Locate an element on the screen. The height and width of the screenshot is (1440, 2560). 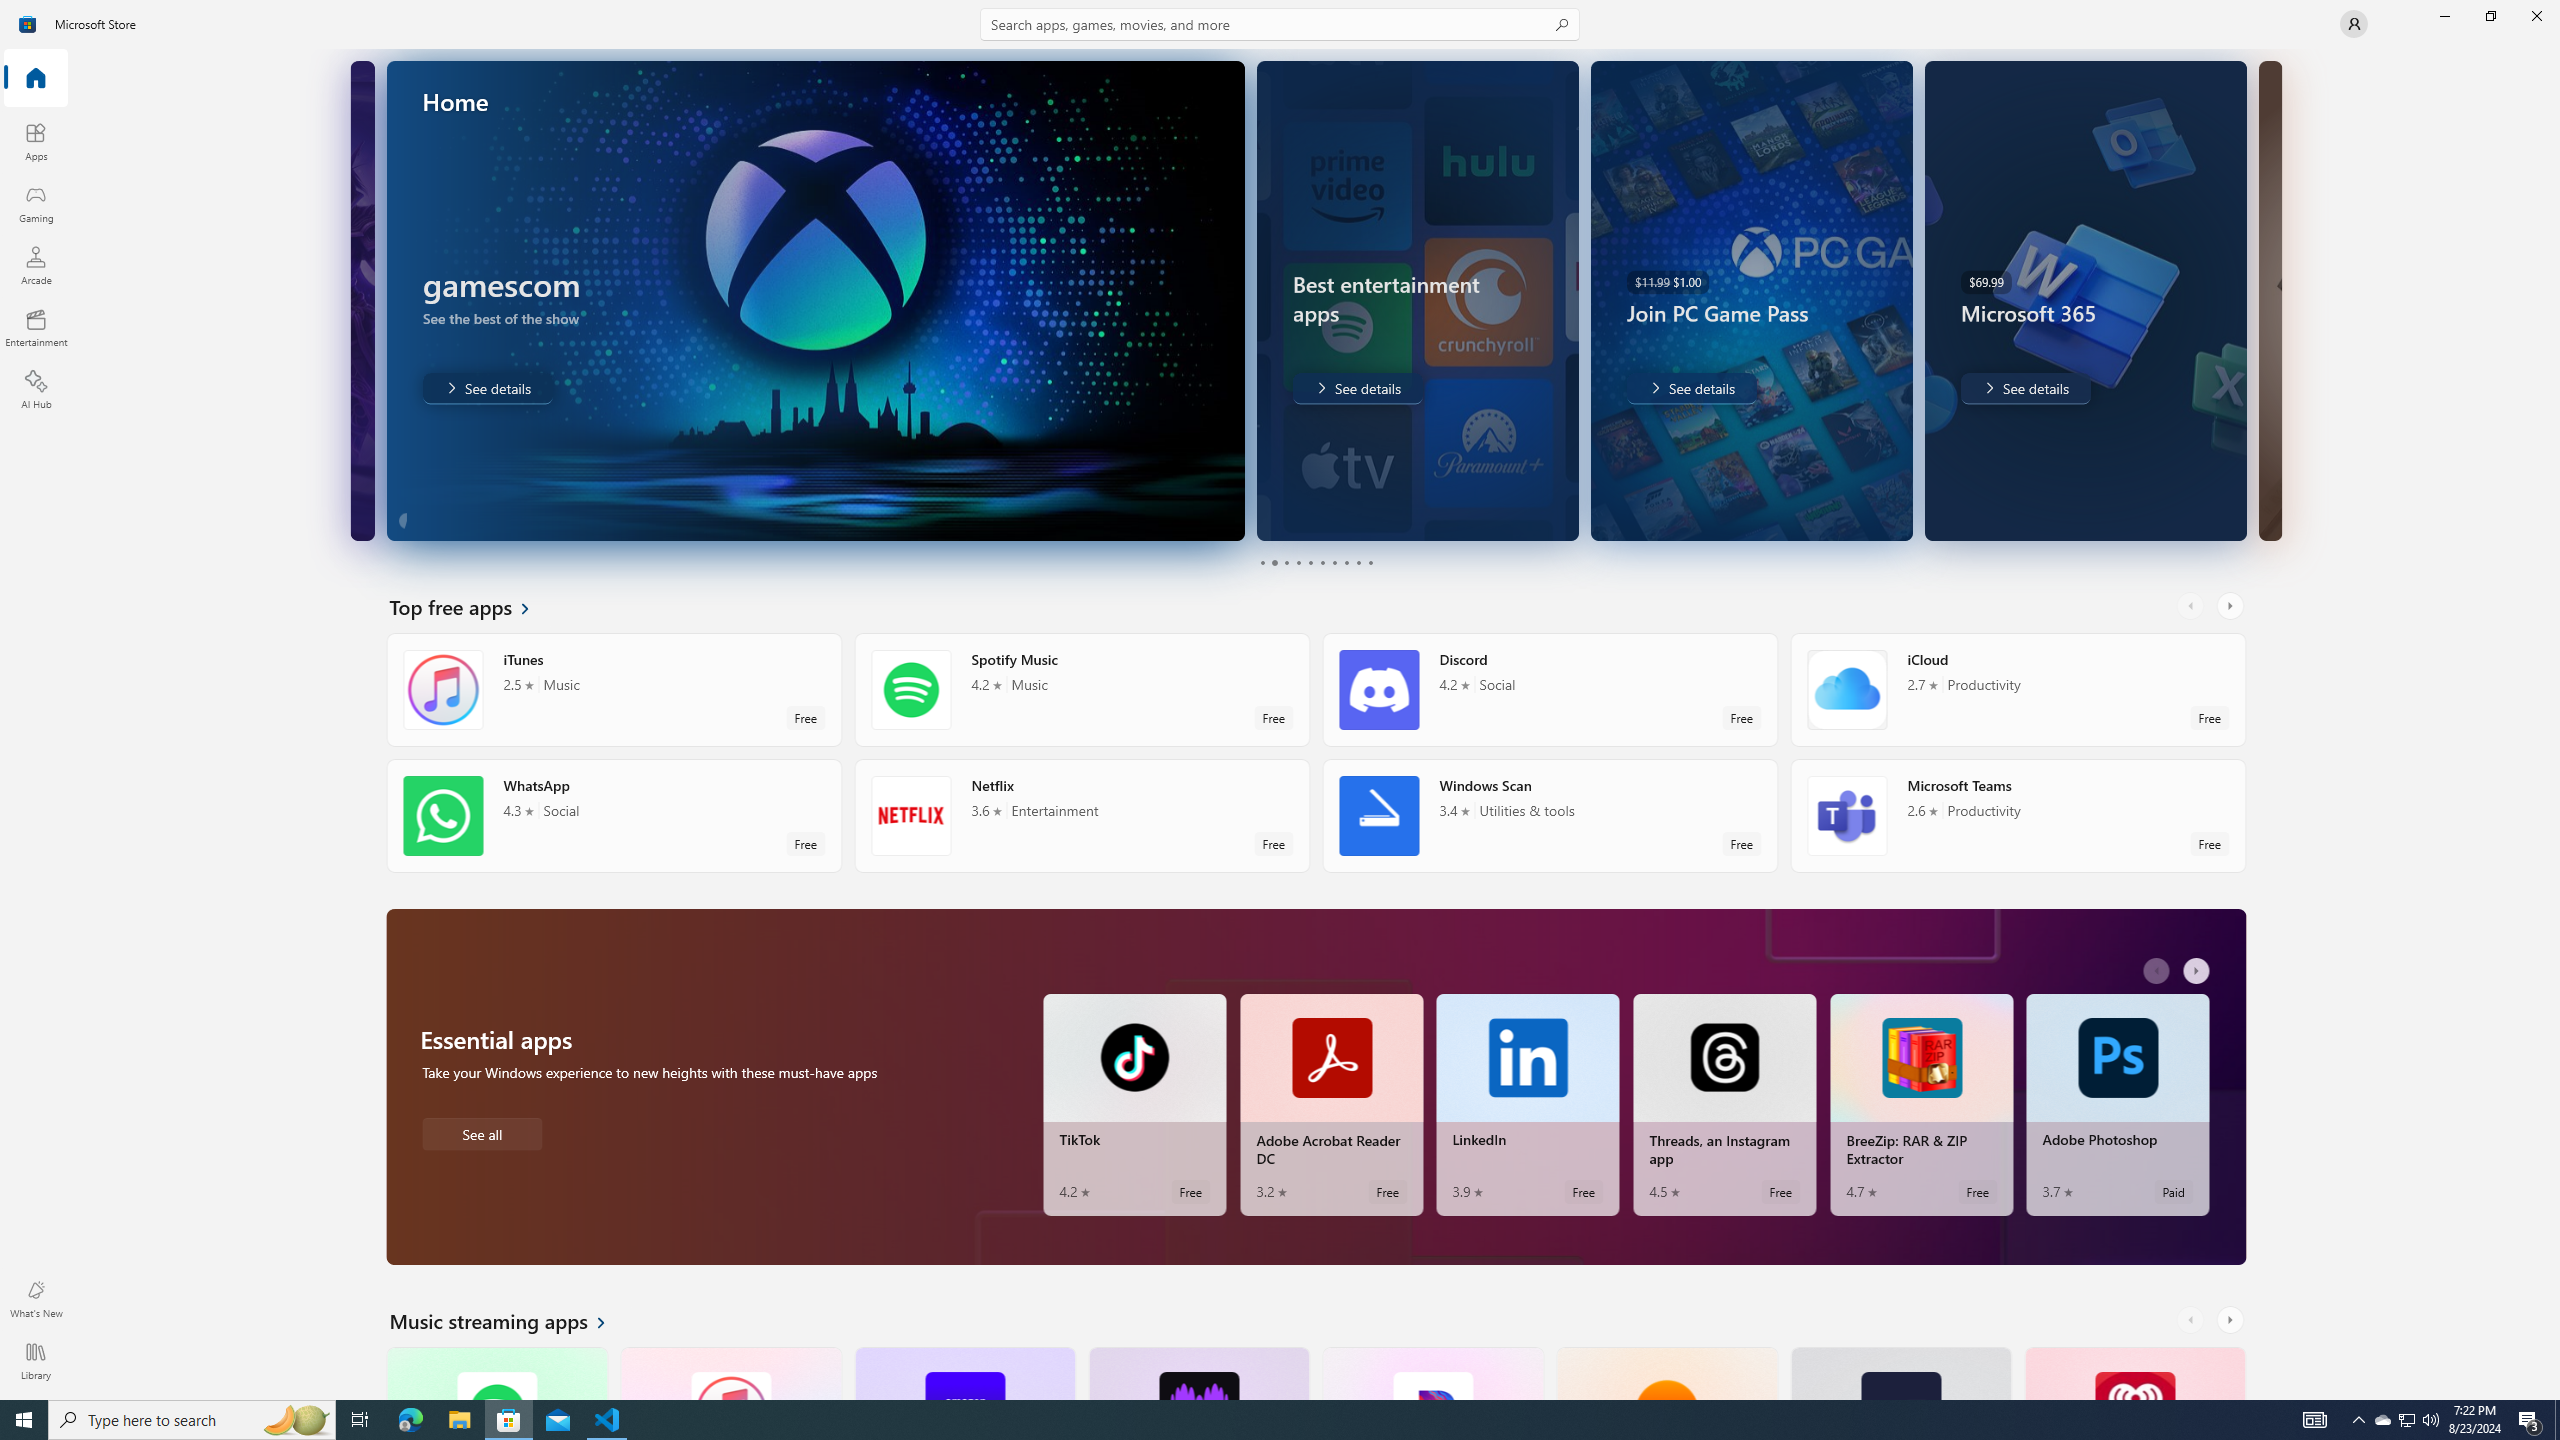
'Discord. Average rating of 4.2 out of five stars. Free  ' is located at coordinates (1549, 689).